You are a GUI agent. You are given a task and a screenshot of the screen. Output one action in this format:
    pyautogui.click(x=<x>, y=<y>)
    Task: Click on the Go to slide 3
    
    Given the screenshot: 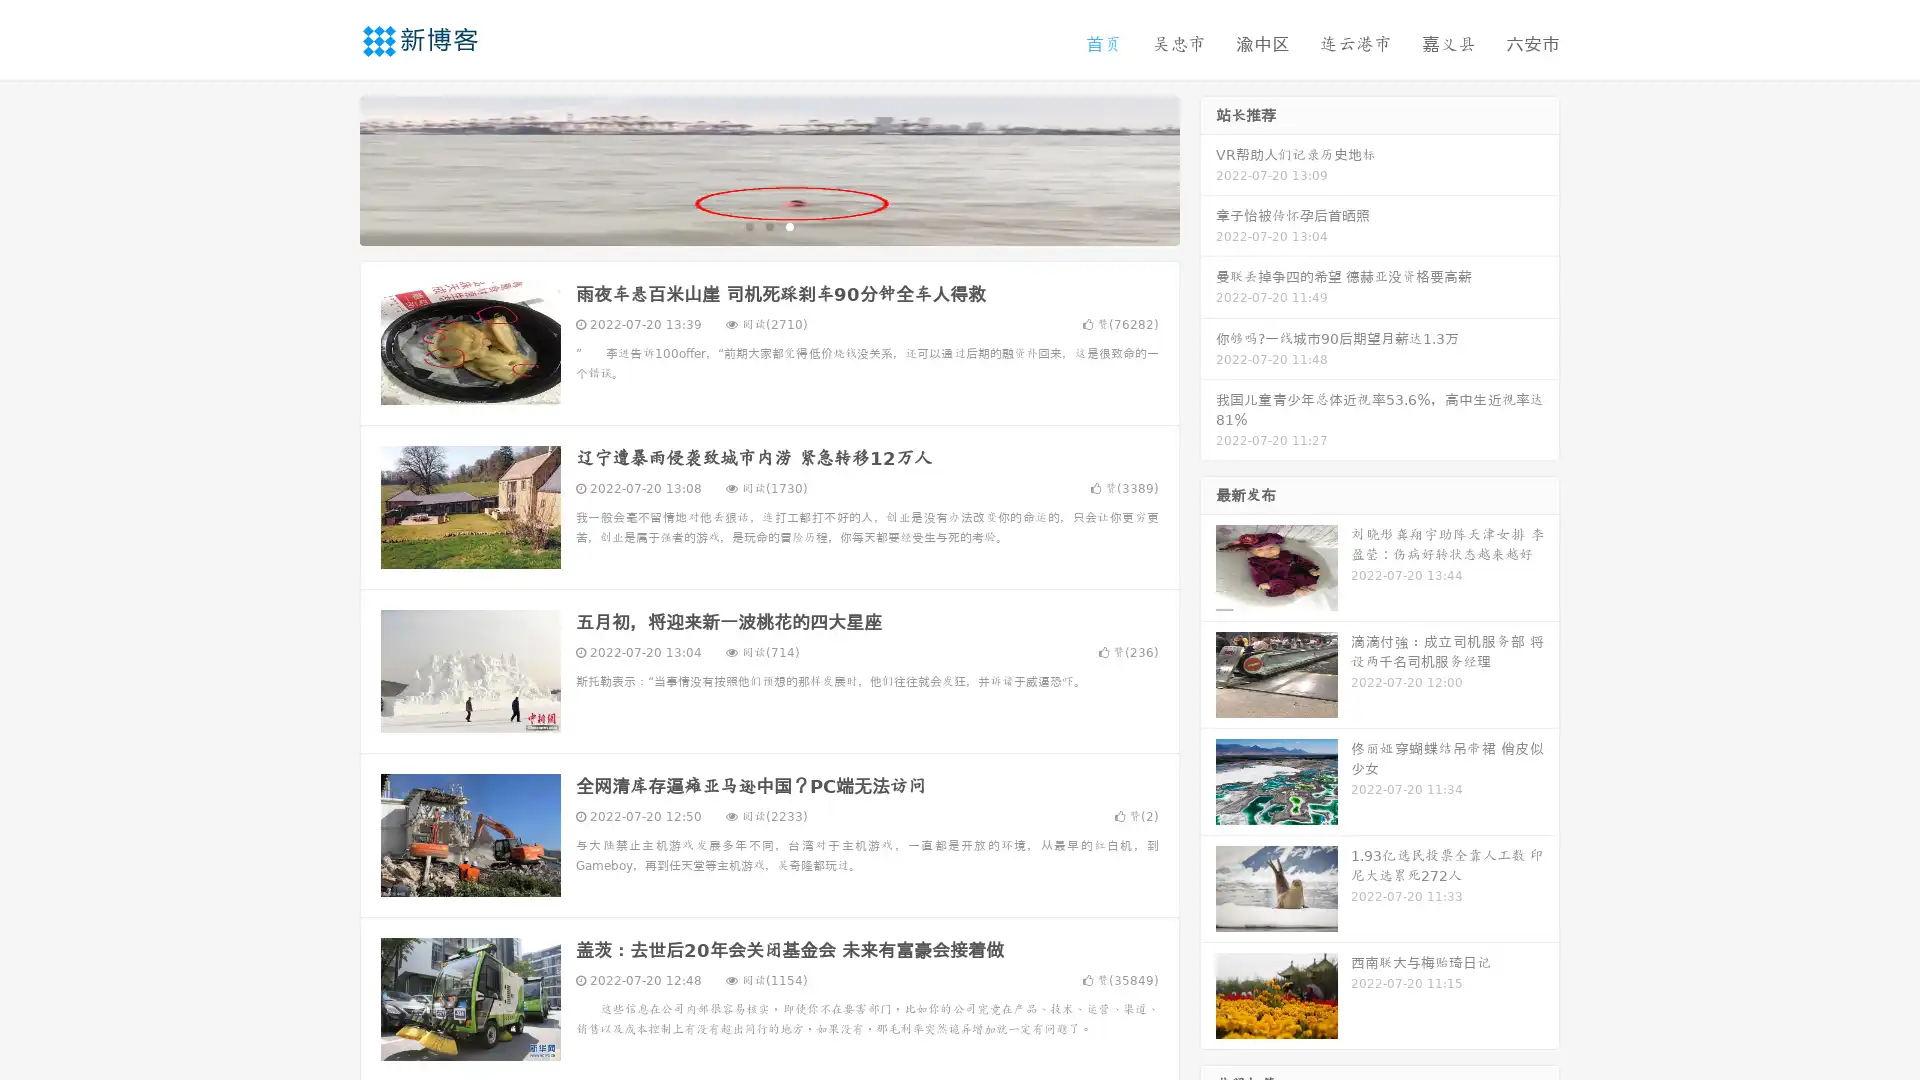 What is the action you would take?
    pyautogui.click(x=789, y=225)
    